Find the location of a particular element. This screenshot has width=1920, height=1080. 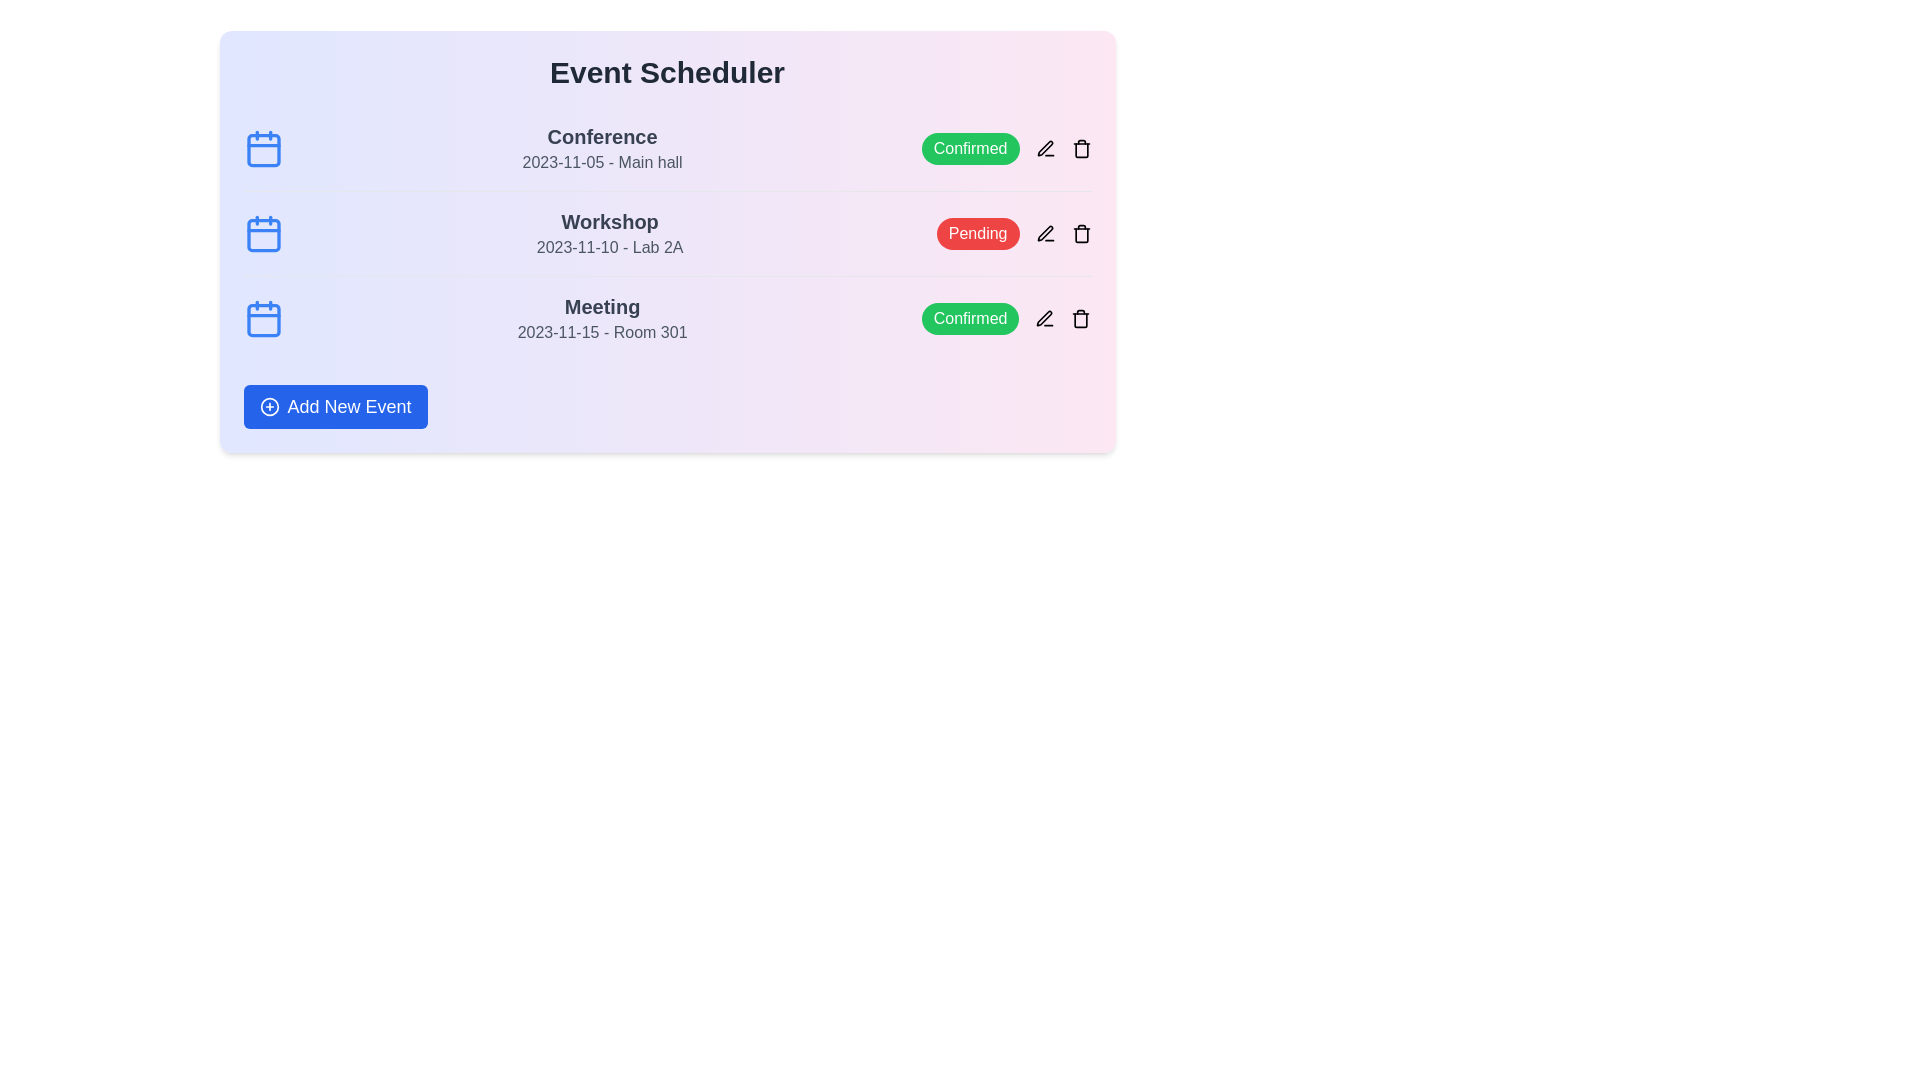

the red button labeled 'Pending' in the 'Workshop' row is located at coordinates (978, 233).